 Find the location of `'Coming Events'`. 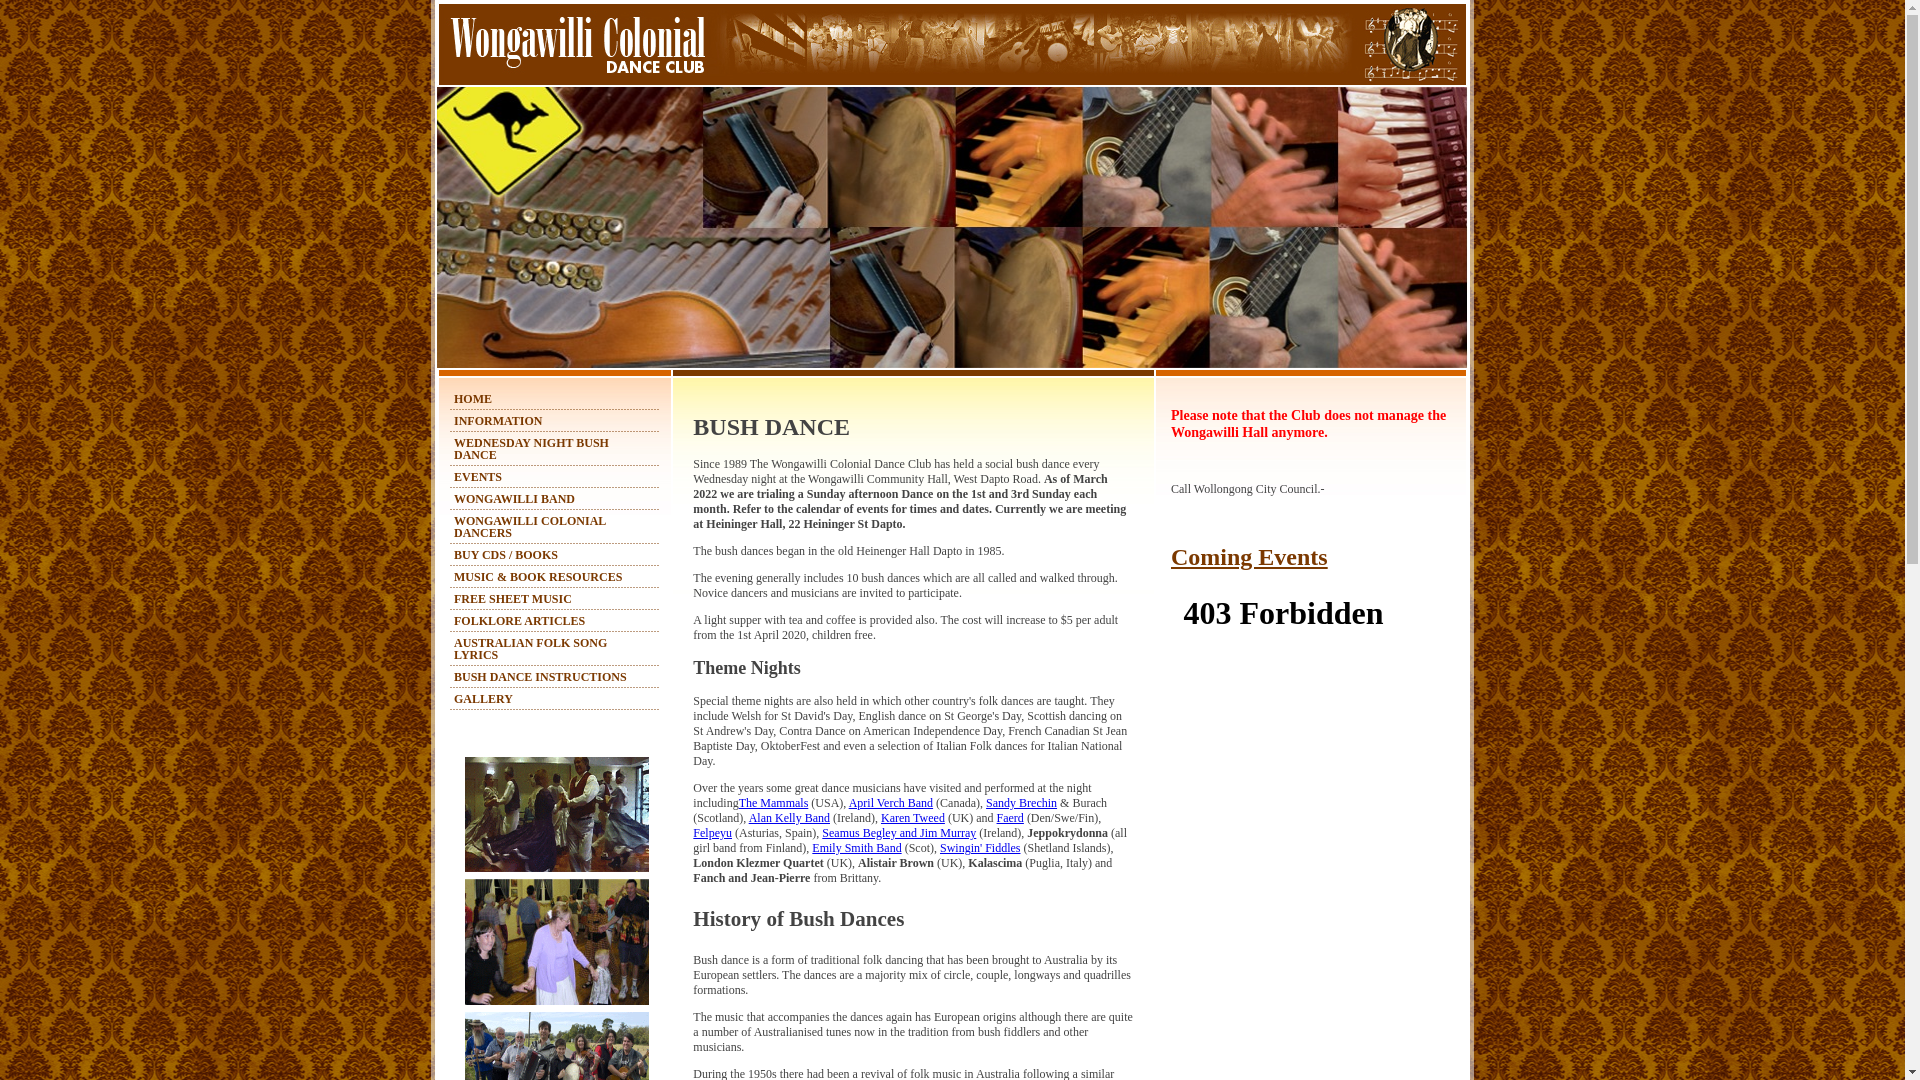

'Coming Events' is located at coordinates (1248, 556).